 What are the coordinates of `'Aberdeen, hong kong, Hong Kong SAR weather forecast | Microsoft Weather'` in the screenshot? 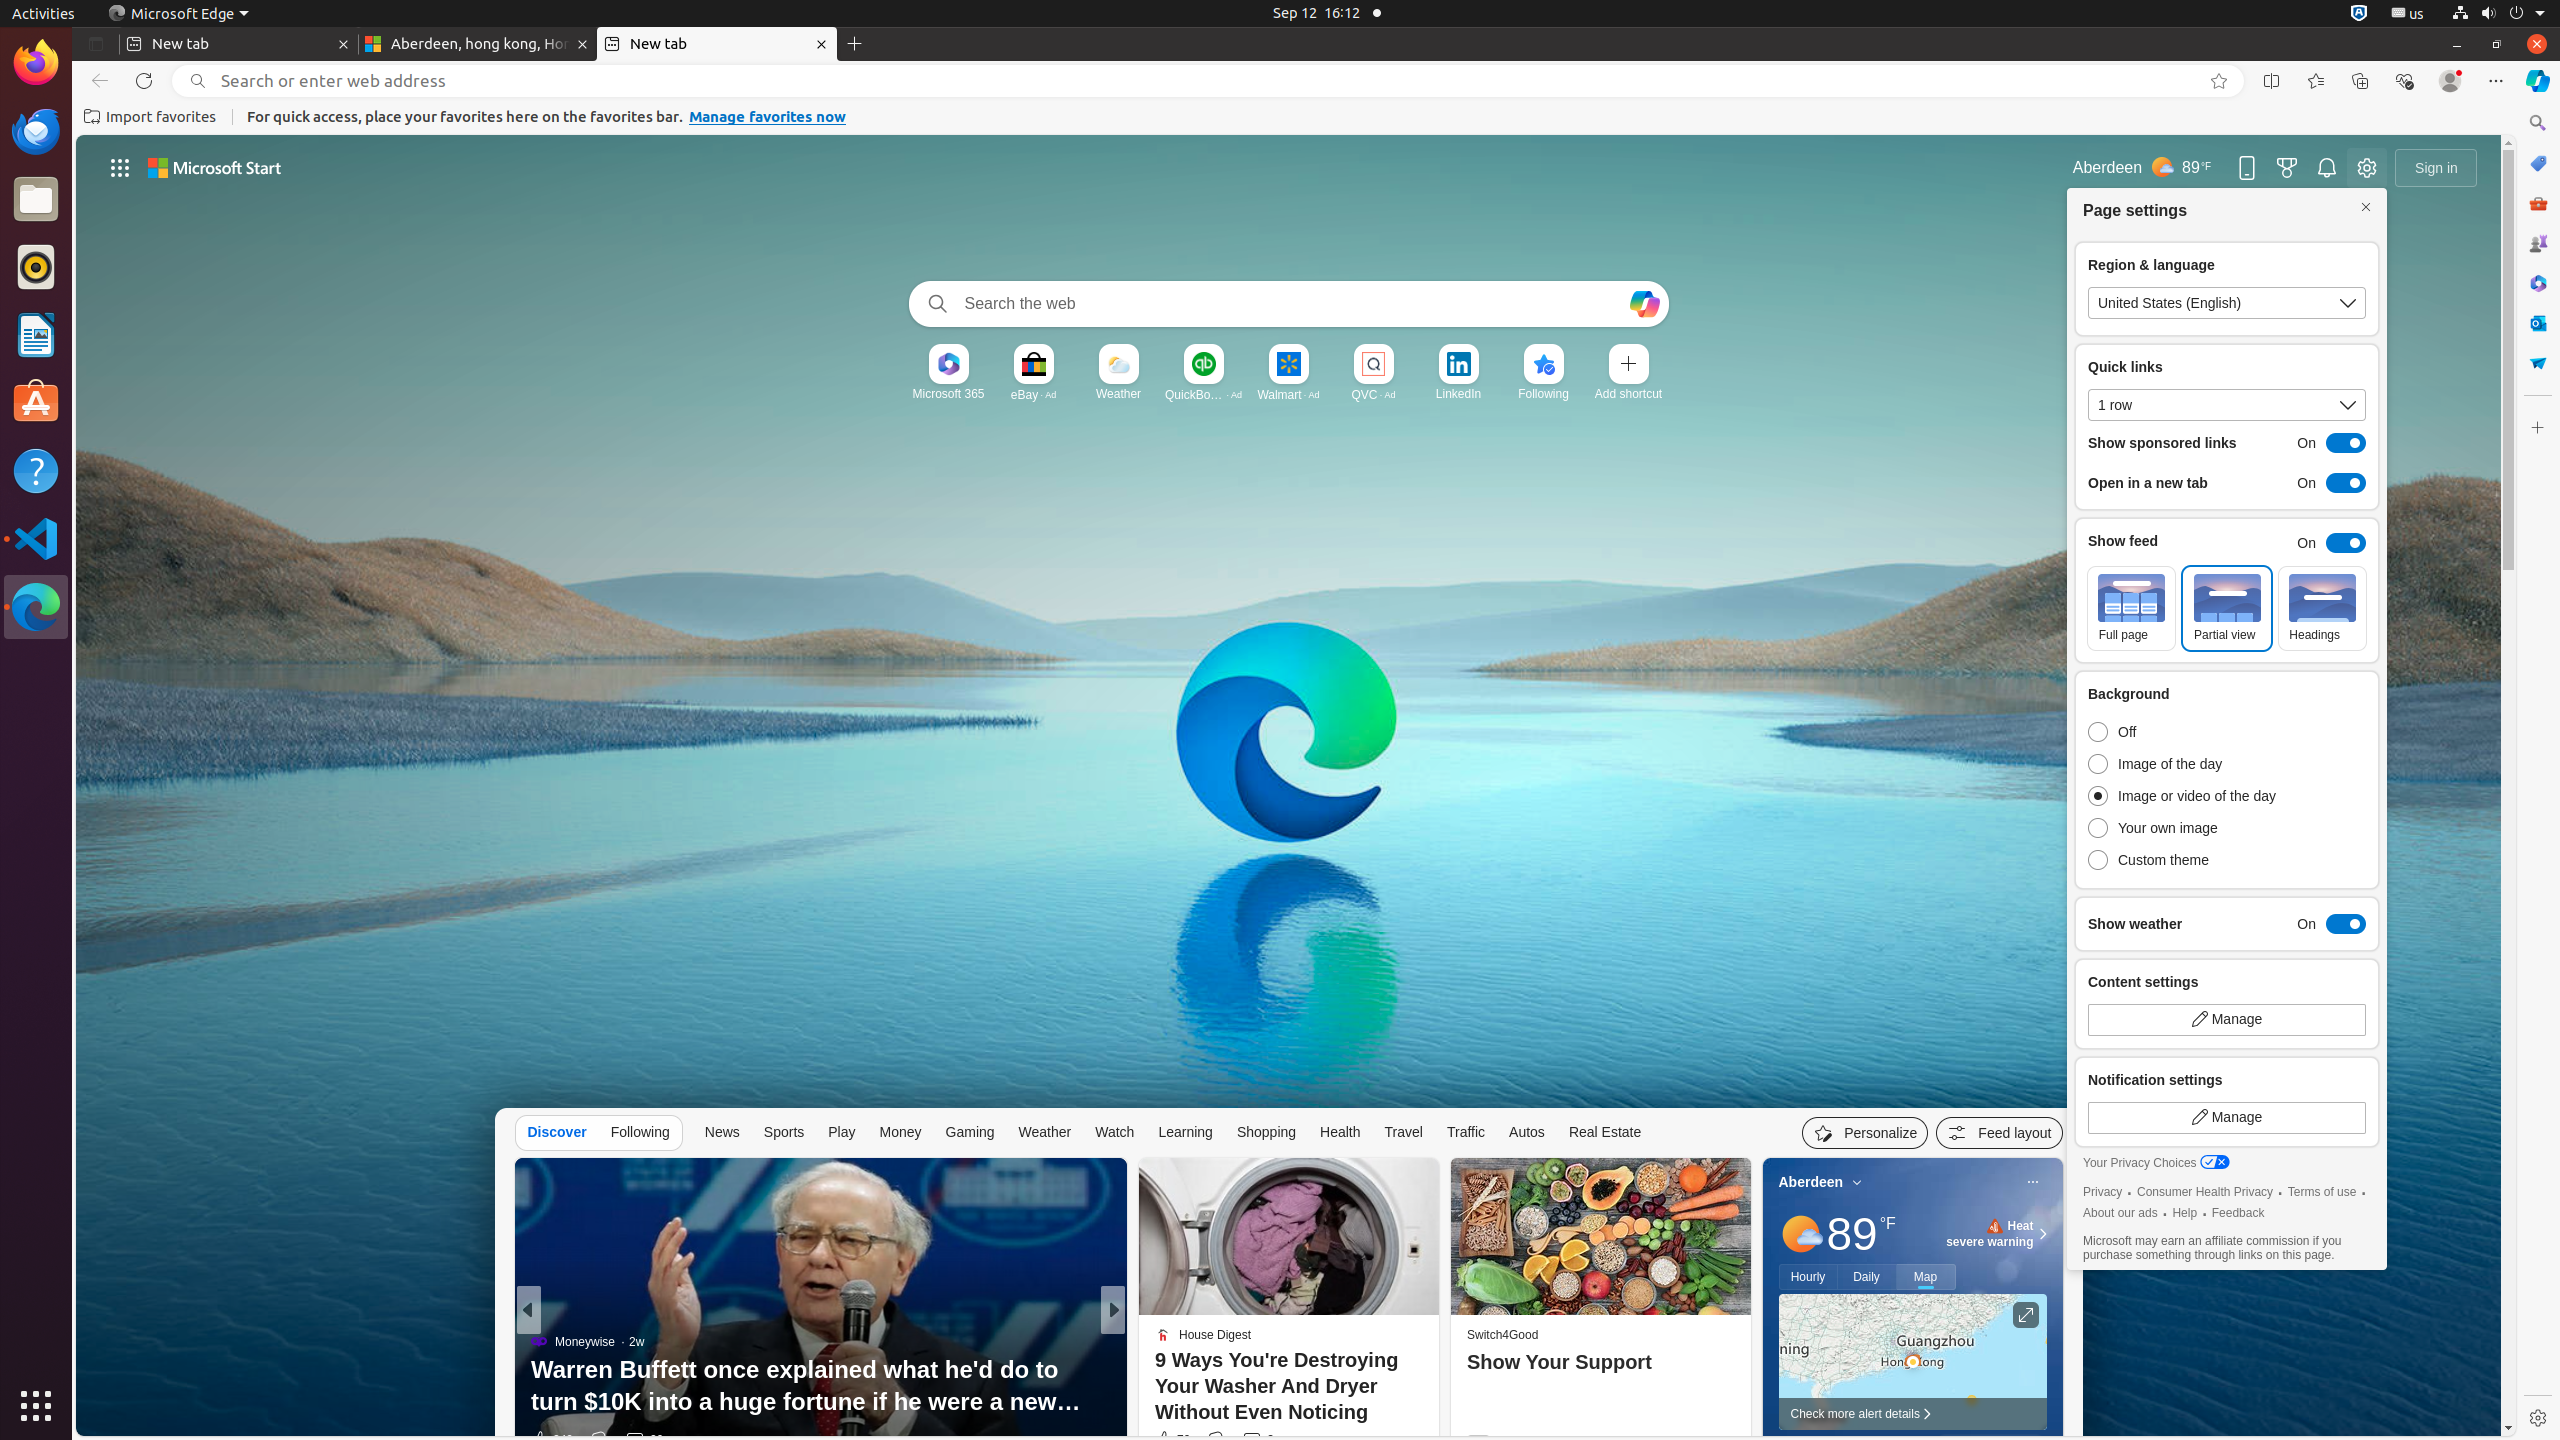 It's located at (476, 43).